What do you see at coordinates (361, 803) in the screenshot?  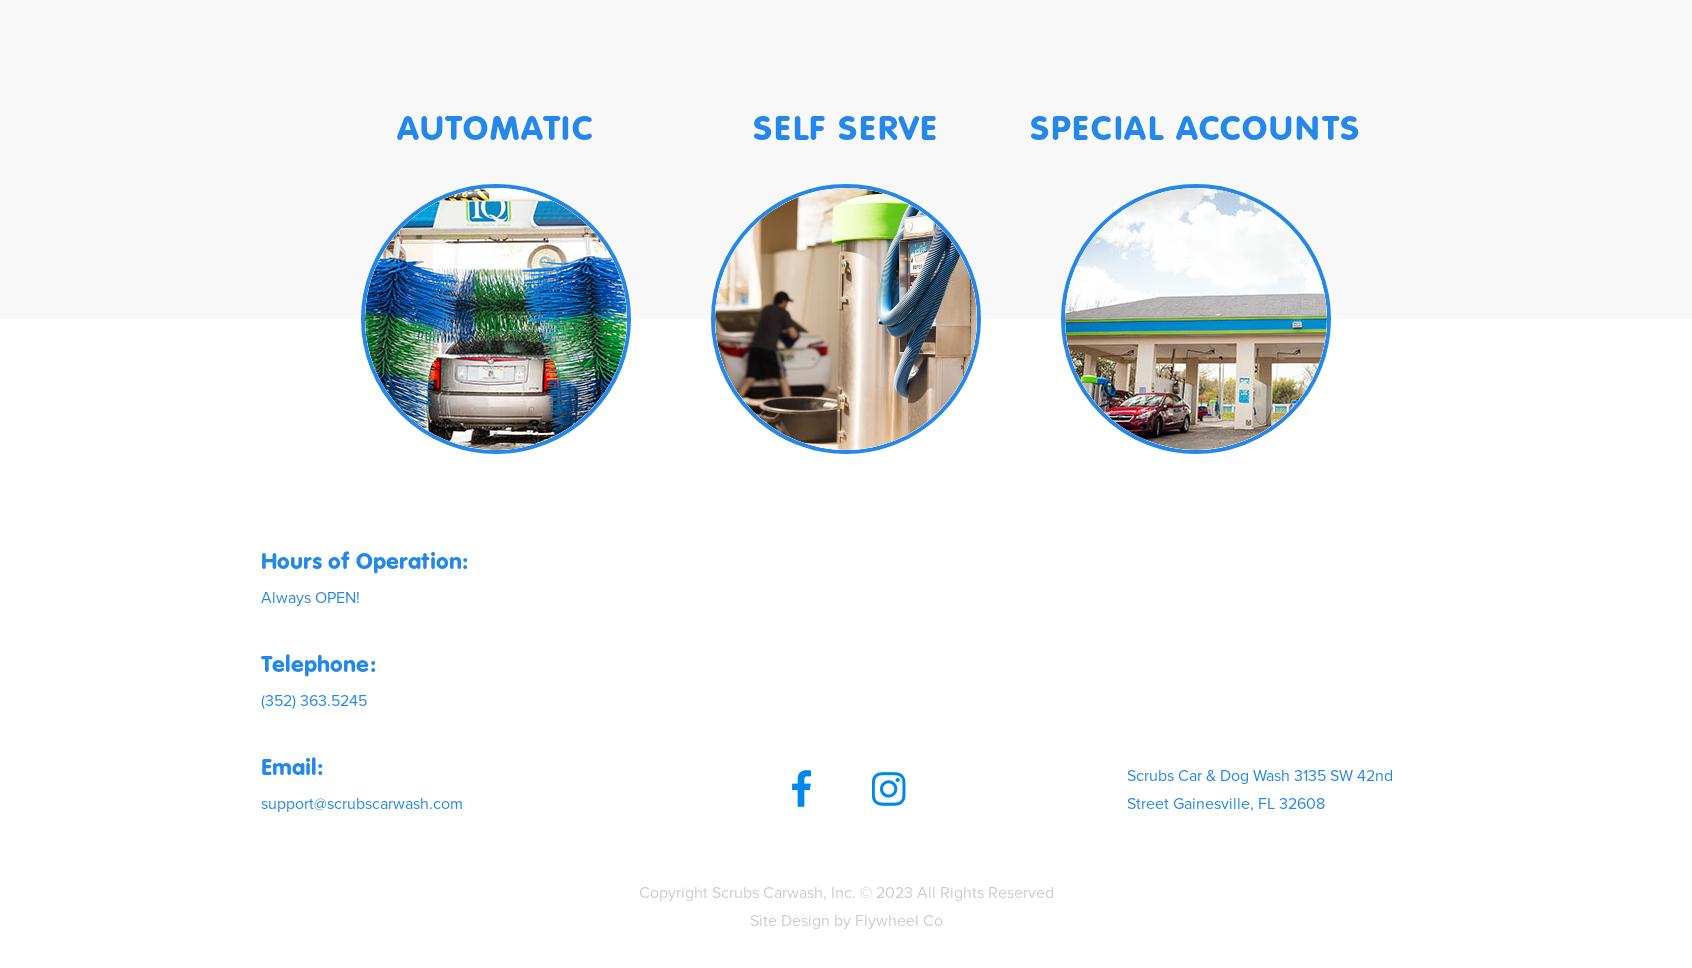 I see `'support@scrubscarwash.com'` at bounding box center [361, 803].